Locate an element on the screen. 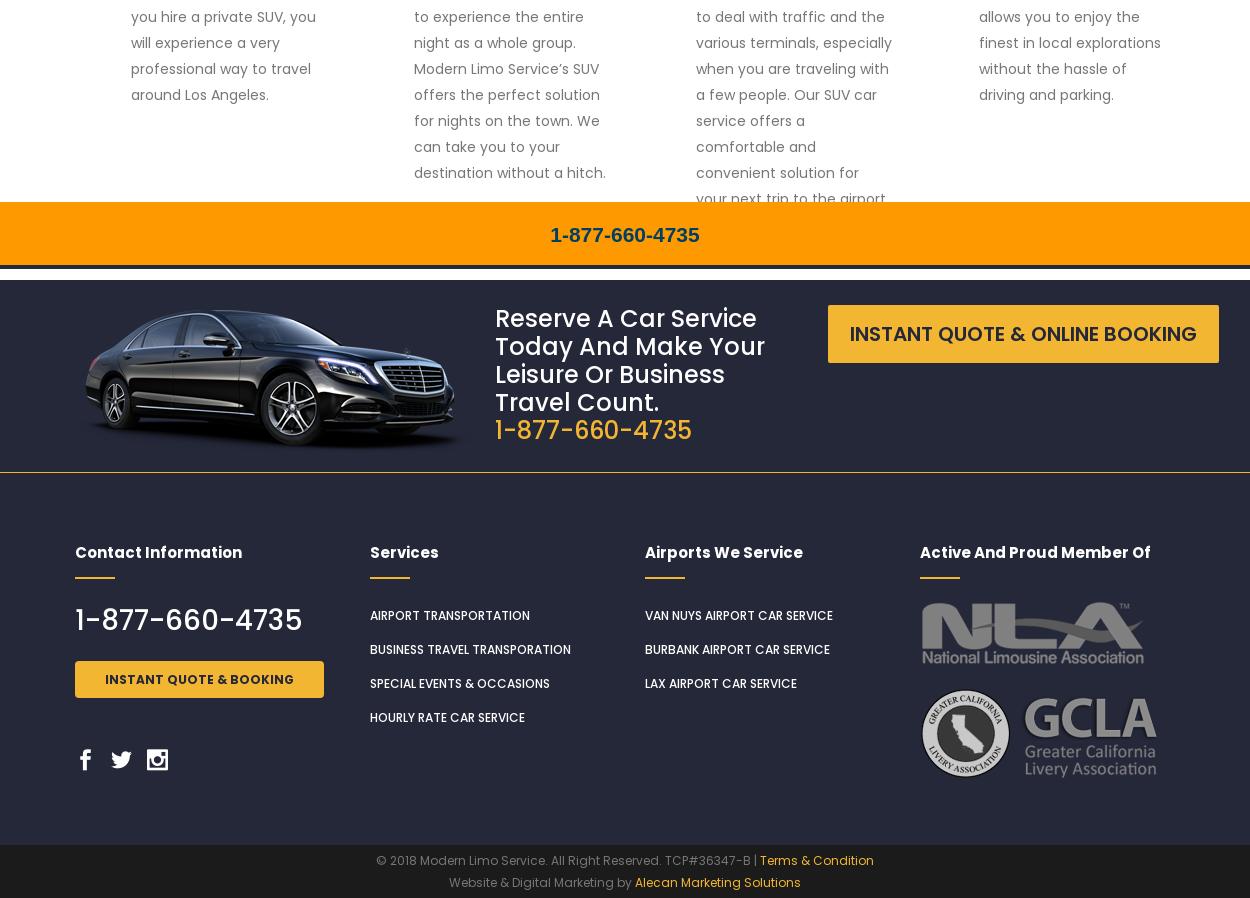  'Active And Proud Member Of' is located at coordinates (1035, 551).